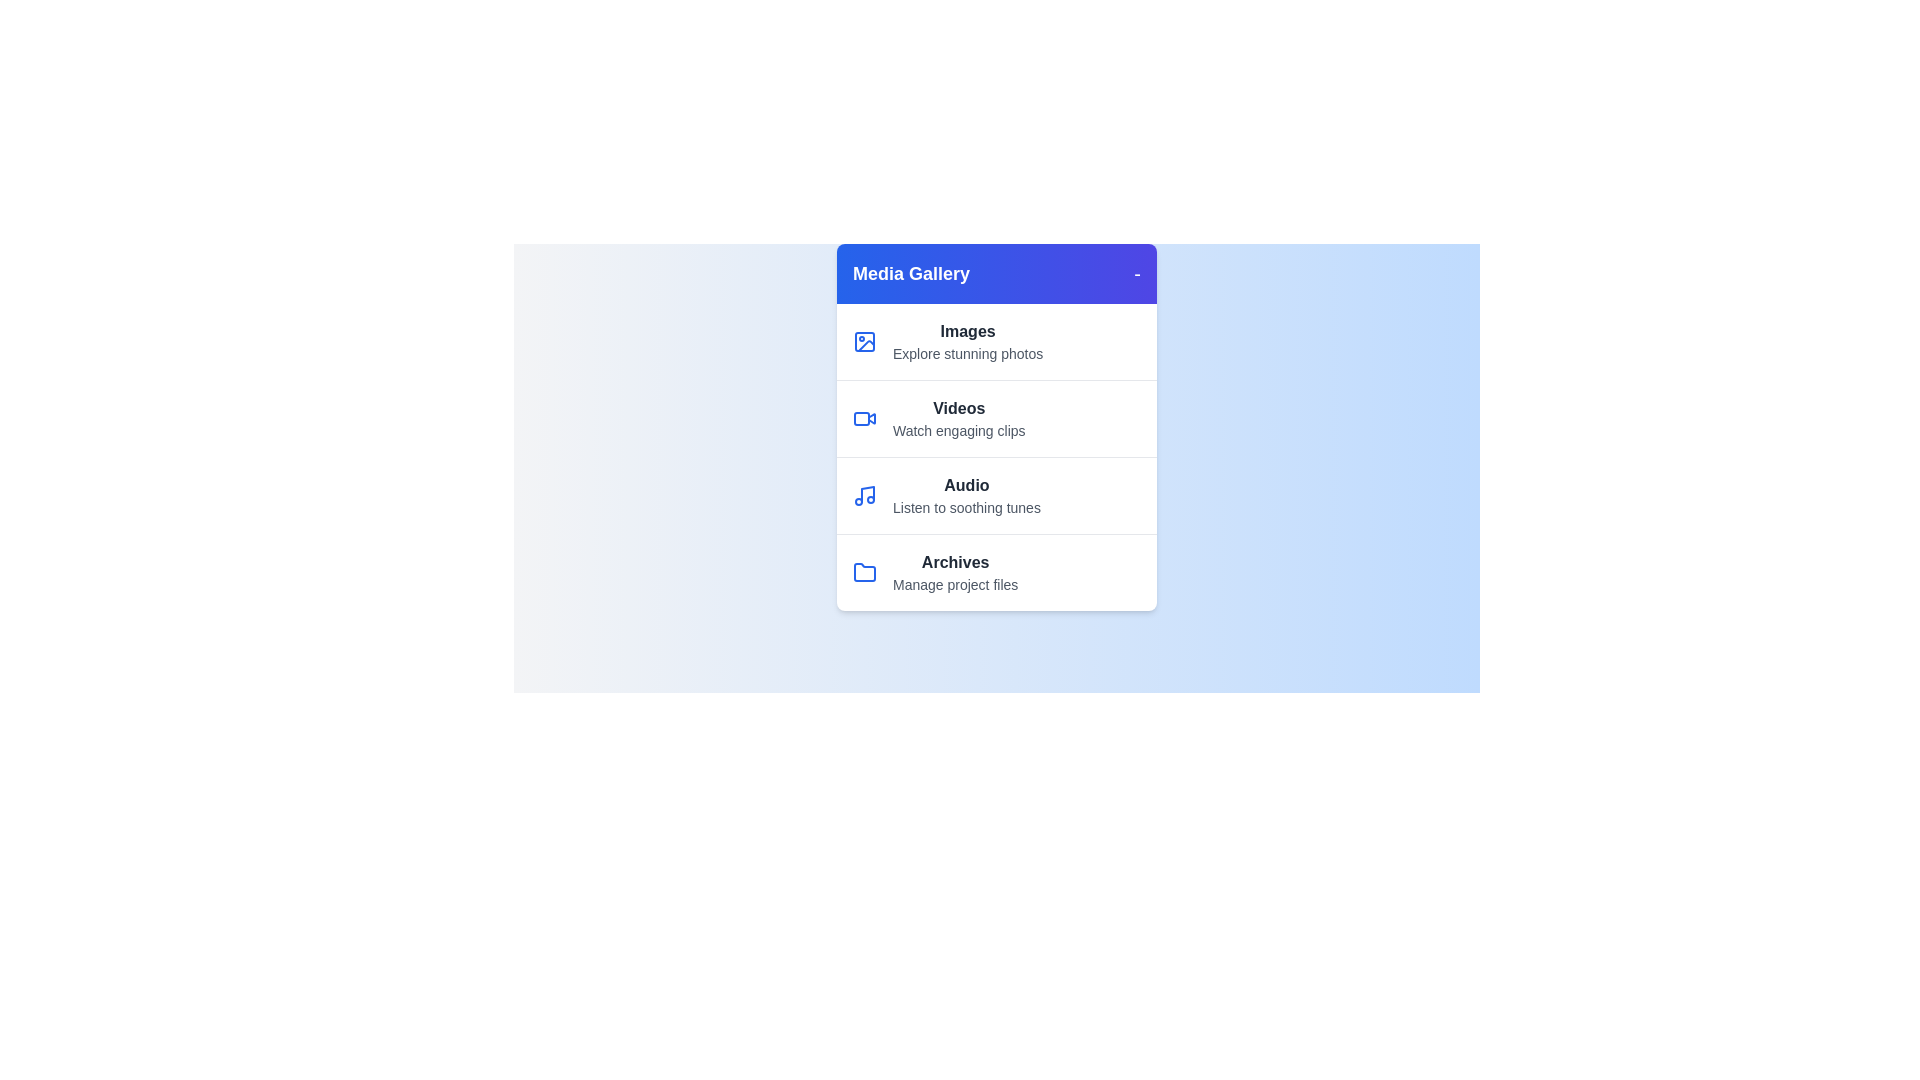 Image resolution: width=1920 pixels, height=1080 pixels. I want to click on the media category Videos from the menu, so click(997, 417).